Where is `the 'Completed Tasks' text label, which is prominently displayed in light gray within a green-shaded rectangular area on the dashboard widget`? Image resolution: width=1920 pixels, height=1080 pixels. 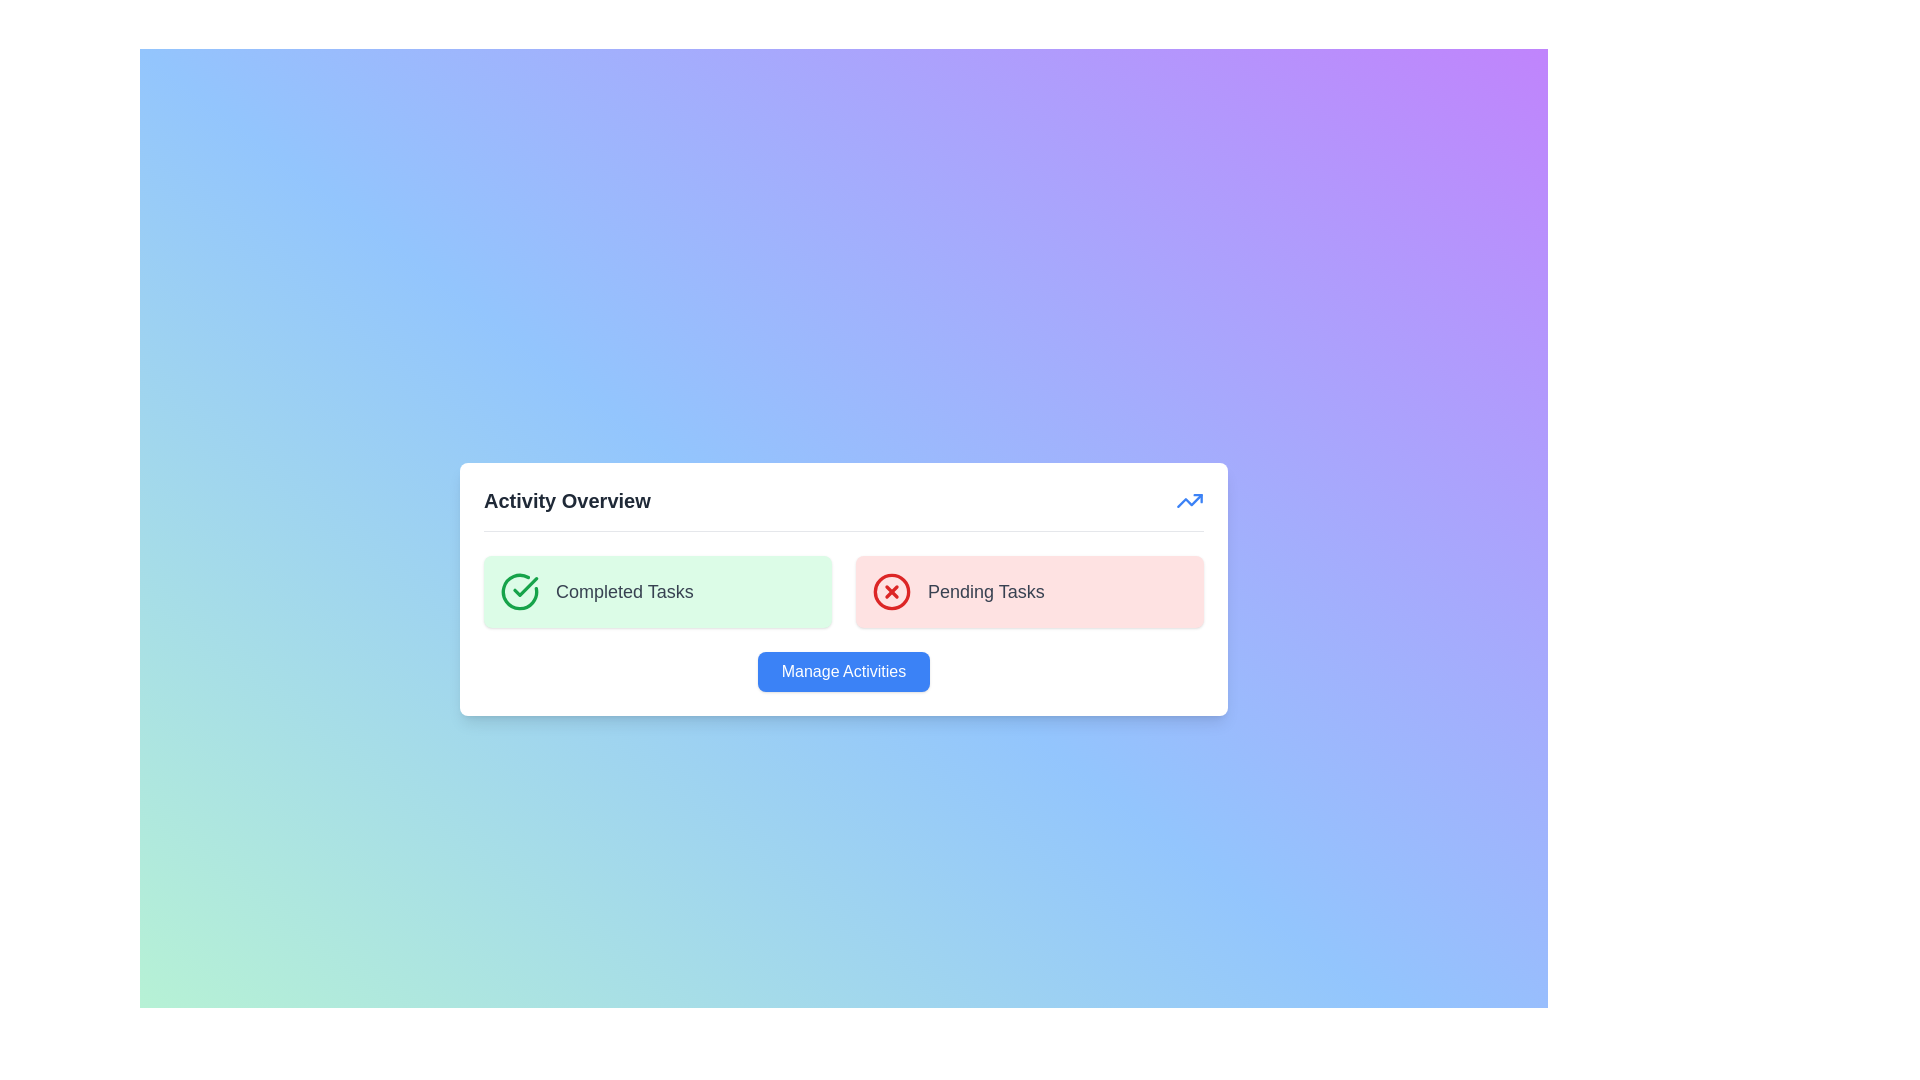 the 'Completed Tasks' text label, which is prominently displayed in light gray within a green-shaded rectangular area on the dashboard widget is located at coordinates (623, 590).